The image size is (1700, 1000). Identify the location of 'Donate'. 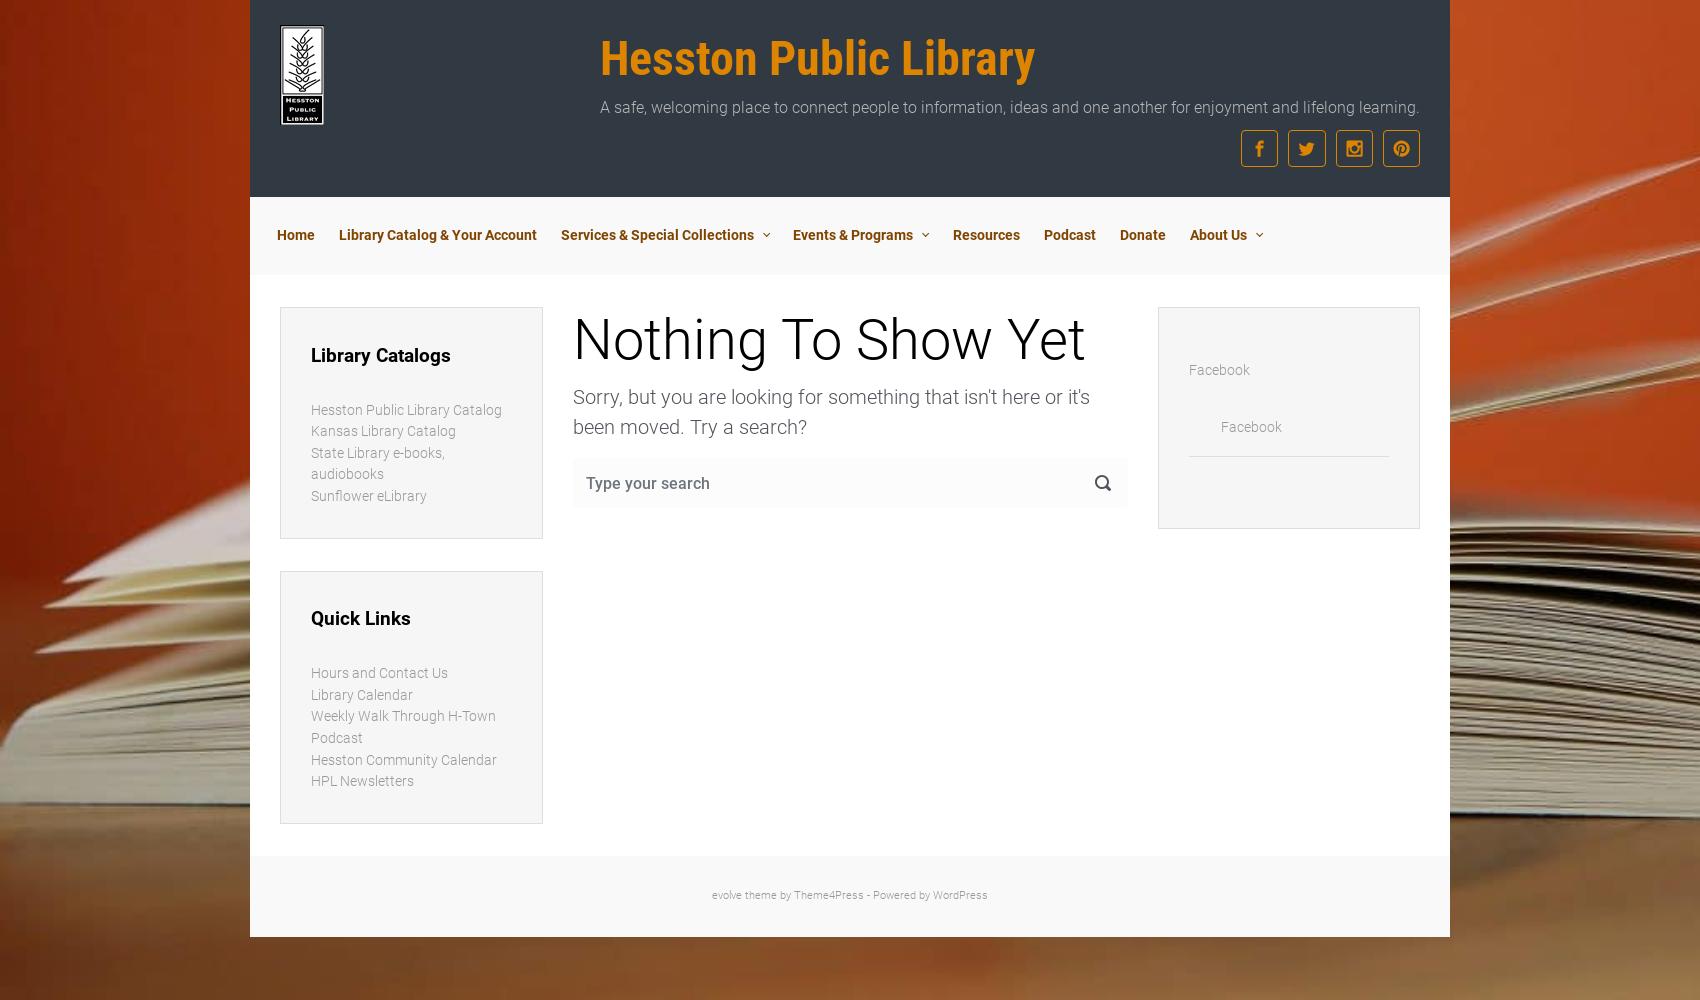
(1142, 234).